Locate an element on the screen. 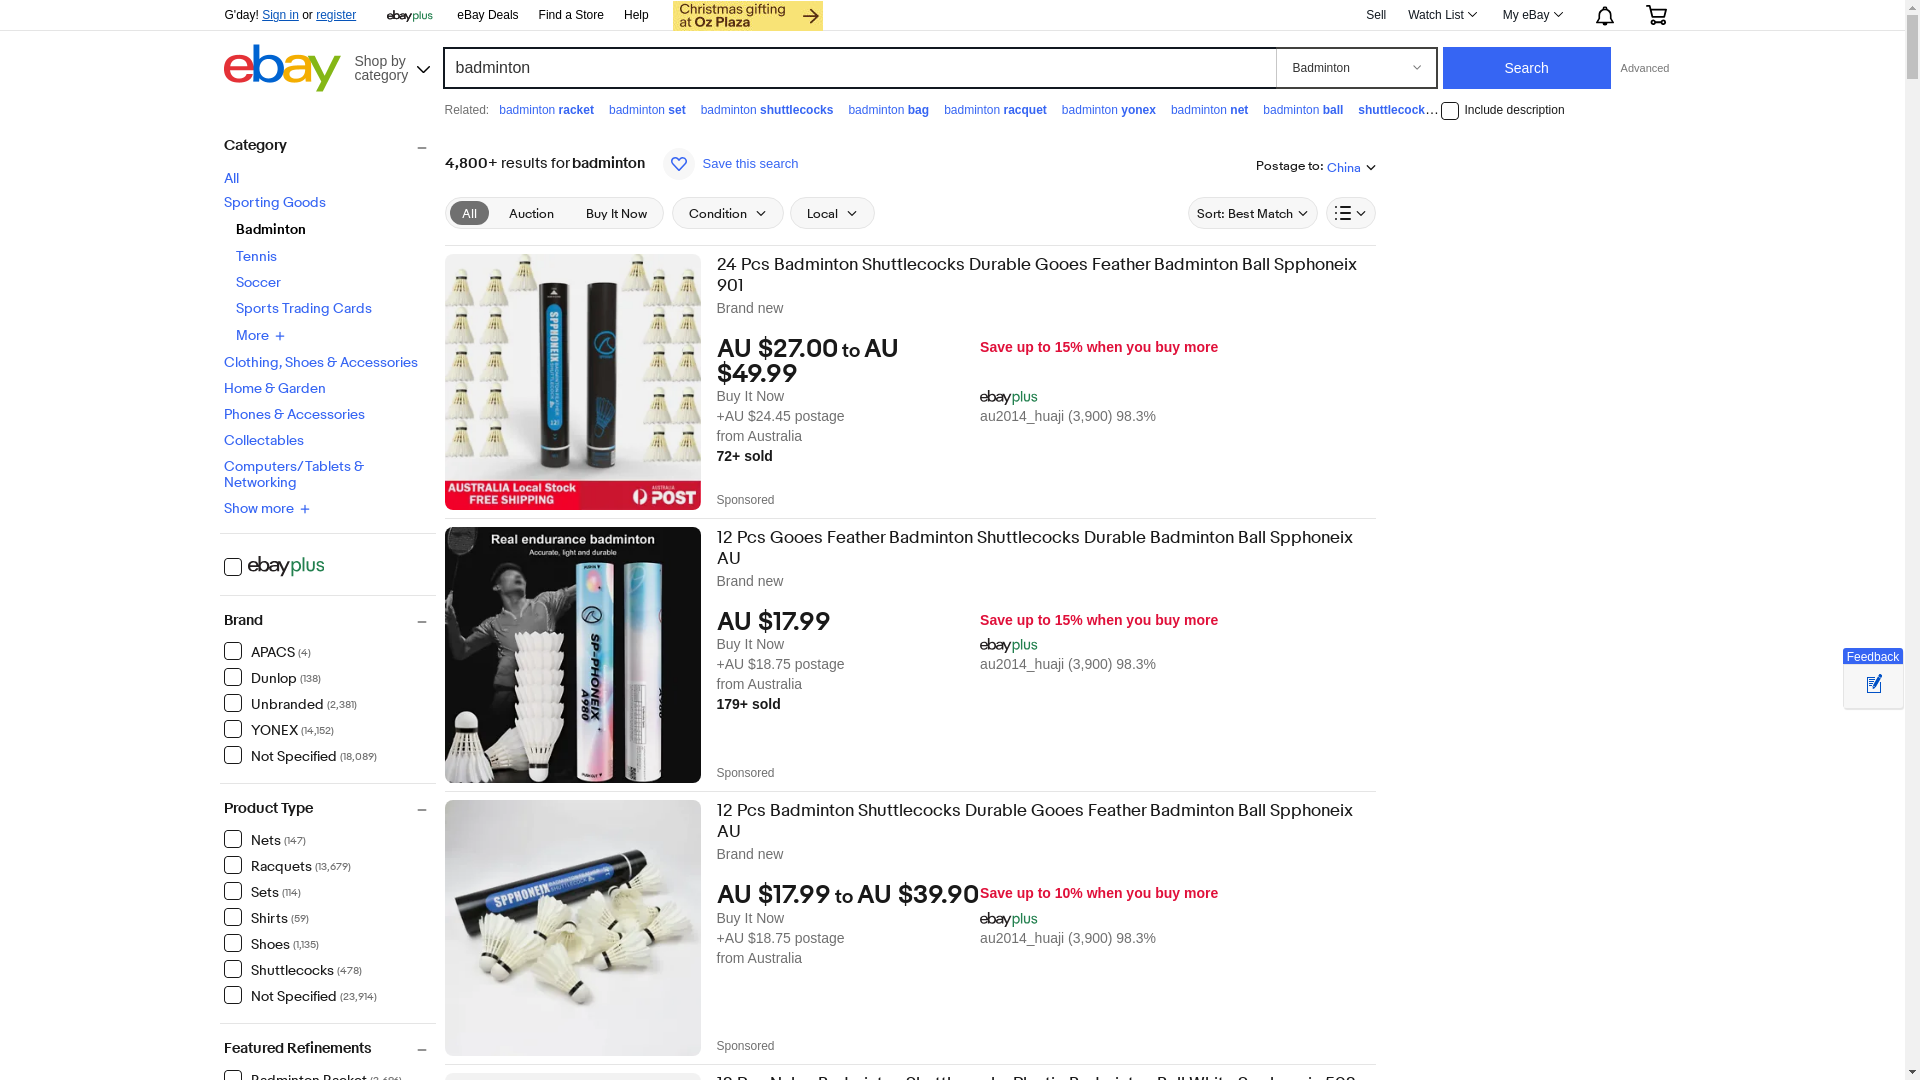 The width and height of the screenshot is (1920, 1080). 'YONEX is located at coordinates (277, 729).